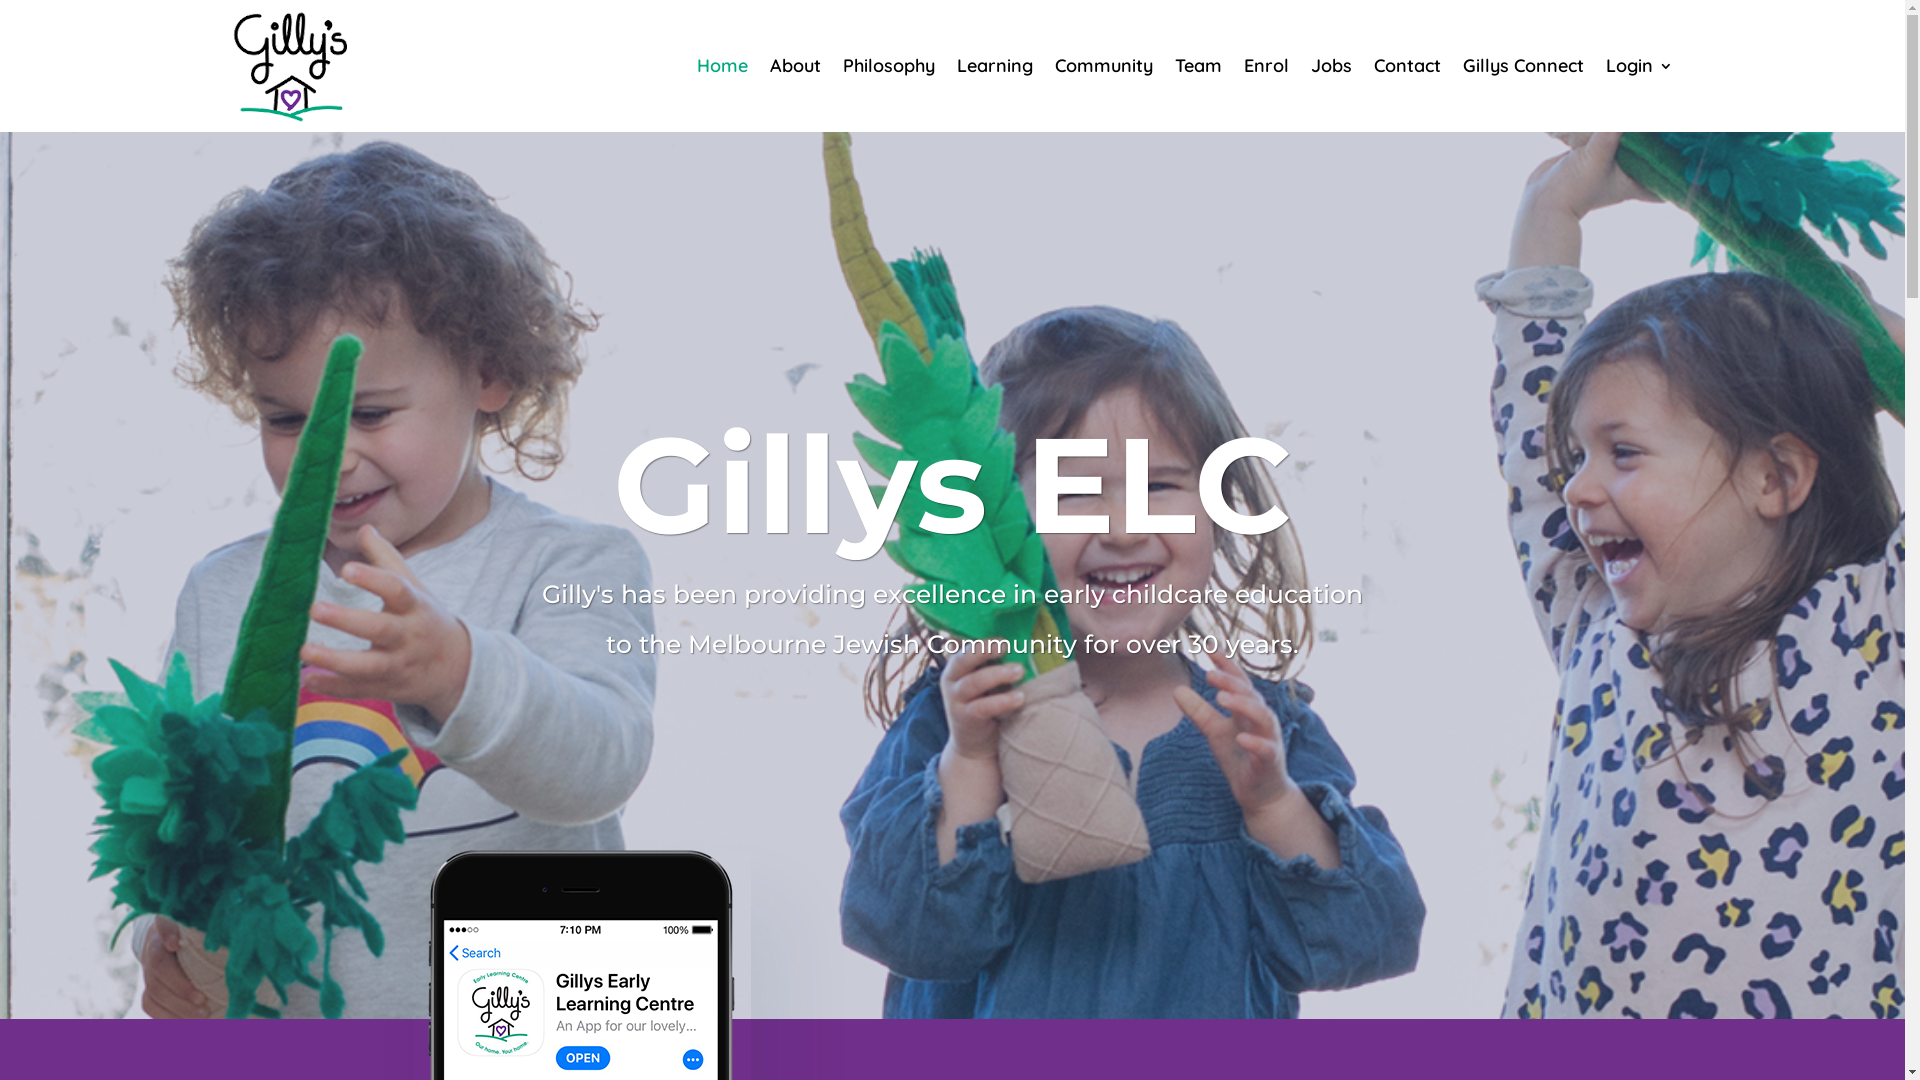  I want to click on 'Contact', so click(1406, 64).